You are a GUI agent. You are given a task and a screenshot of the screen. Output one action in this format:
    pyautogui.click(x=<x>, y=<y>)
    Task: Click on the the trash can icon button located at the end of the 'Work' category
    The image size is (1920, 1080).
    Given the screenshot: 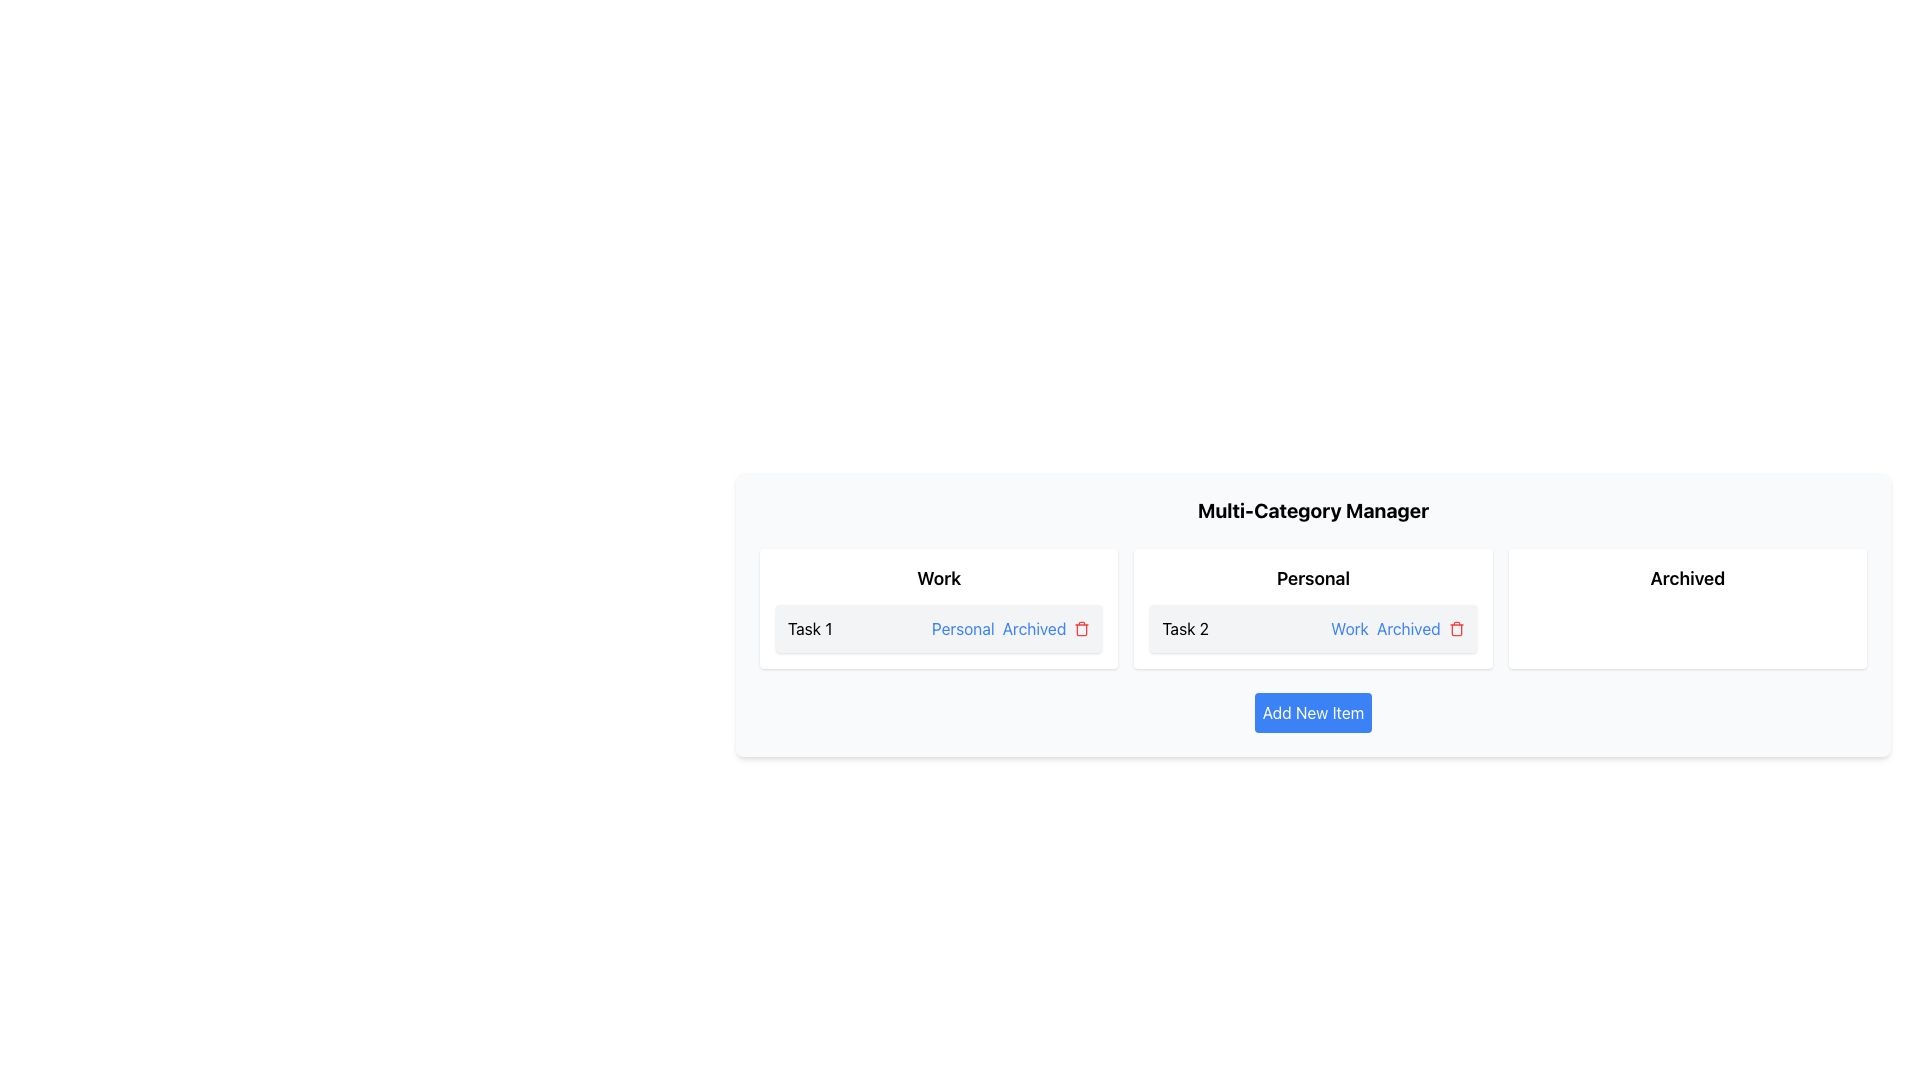 What is the action you would take?
    pyautogui.click(x=1080, y=627)
    